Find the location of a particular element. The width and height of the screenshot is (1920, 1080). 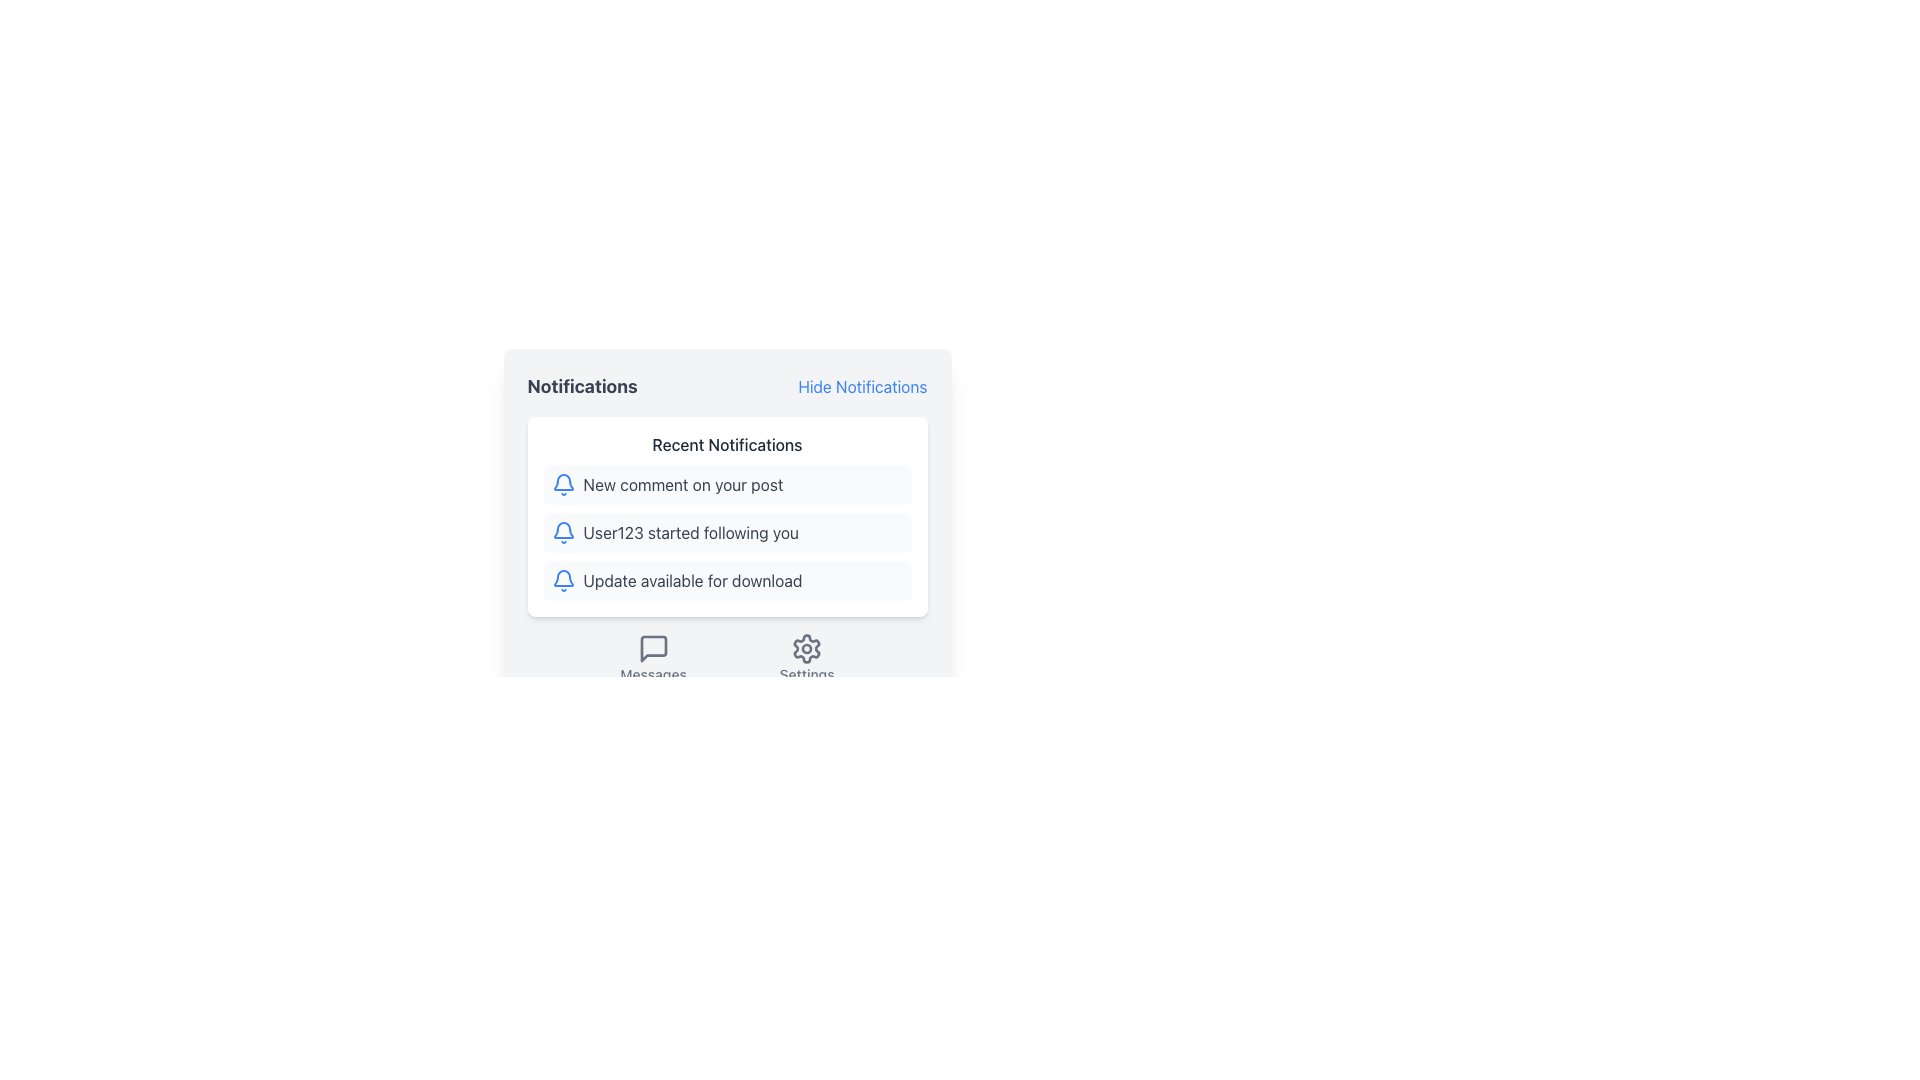

the text label that says 'Update available for download' within the notification panel, which is styled in dark gray and is the third item in the list is located at coordinates (692, 581).